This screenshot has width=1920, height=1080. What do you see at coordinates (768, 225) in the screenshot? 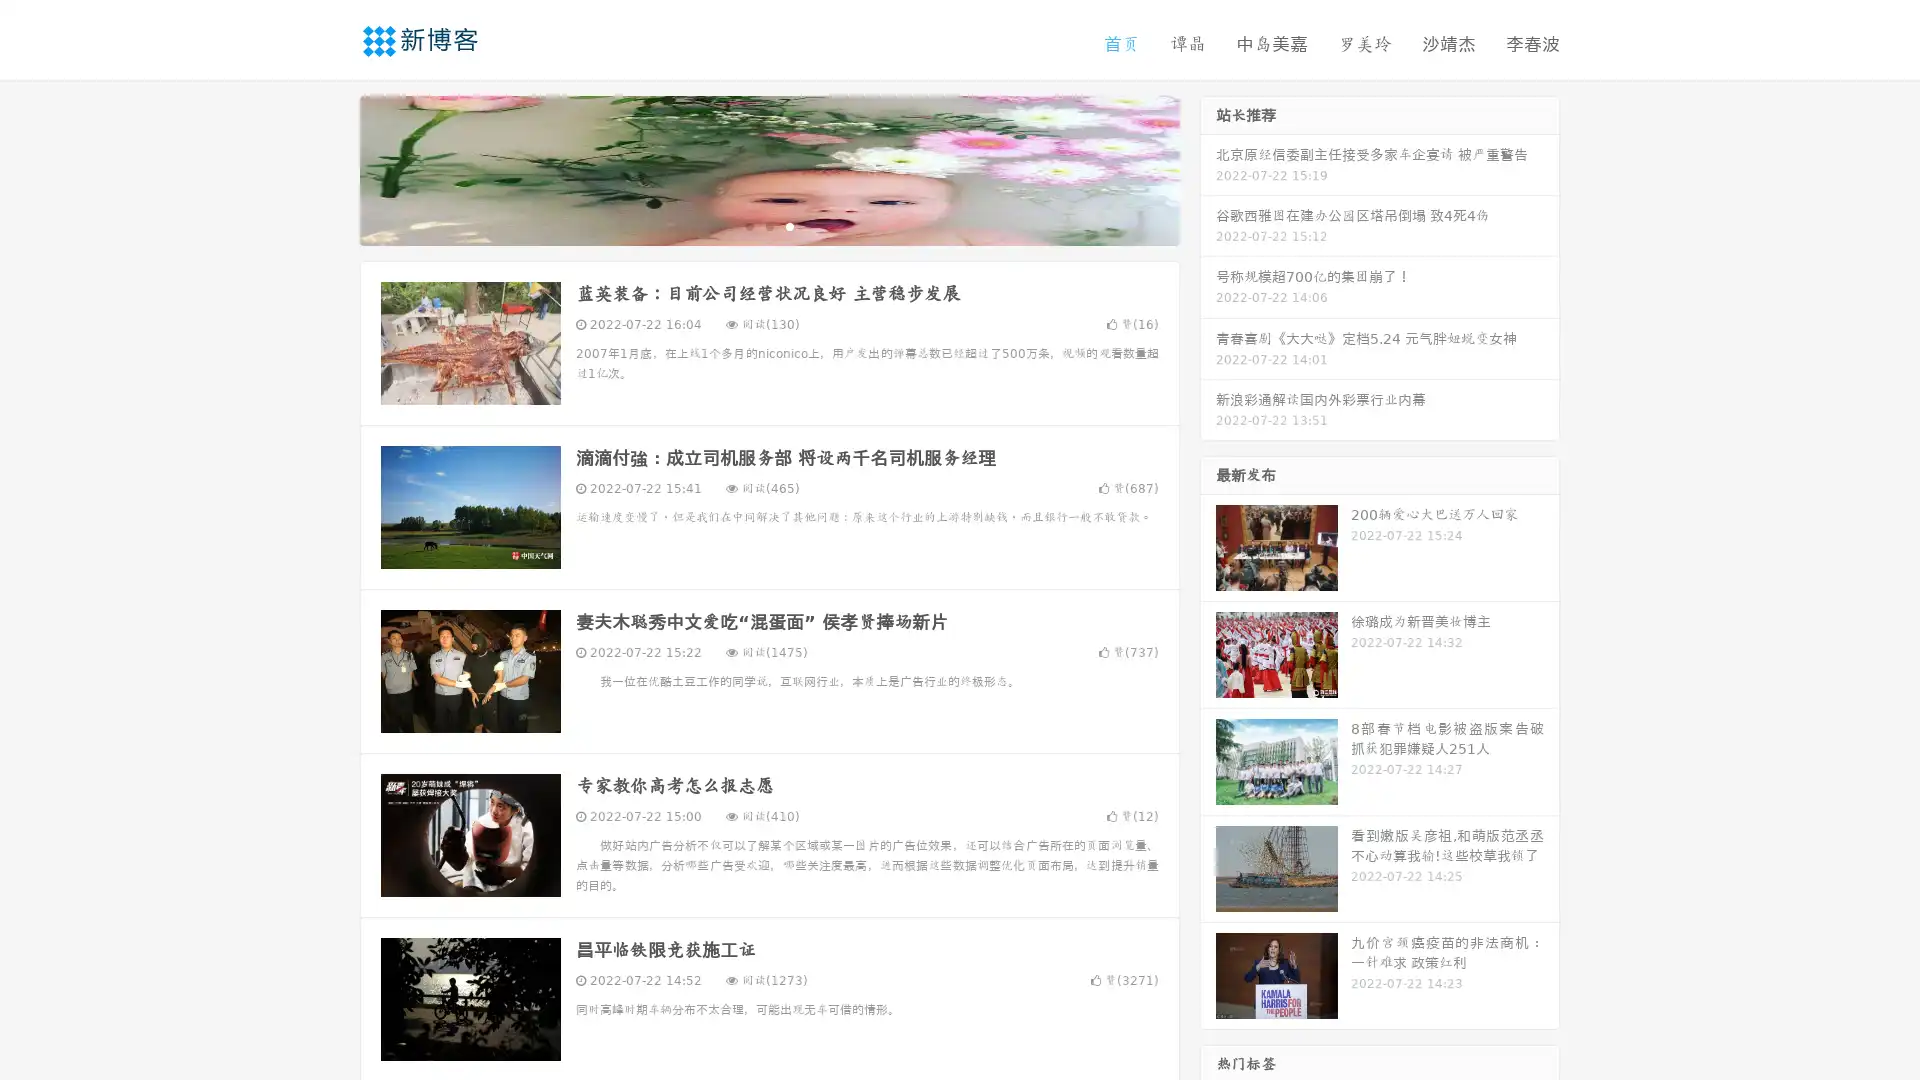
I see `Go to slide 2` at bounding box center [768, 225].